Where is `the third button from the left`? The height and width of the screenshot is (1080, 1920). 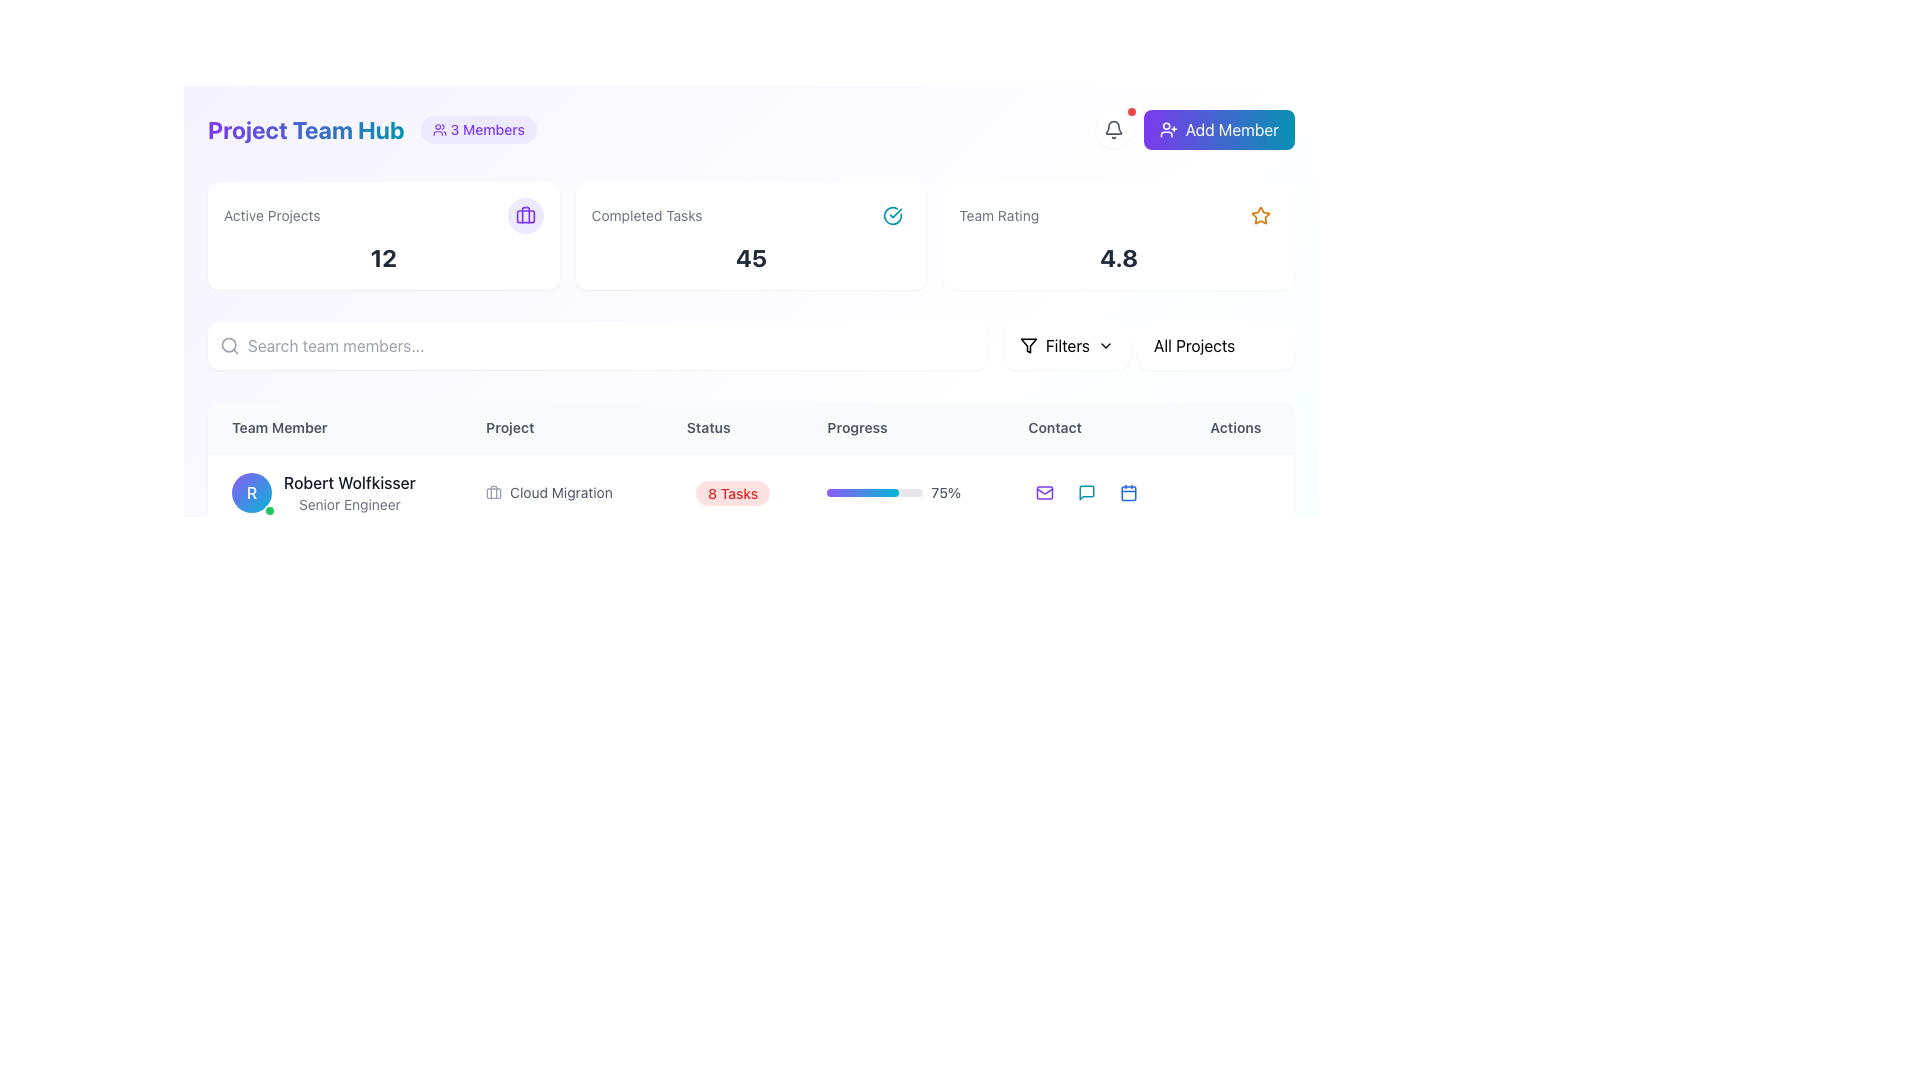
the third button from the left is located at coordinates (1129, 644).